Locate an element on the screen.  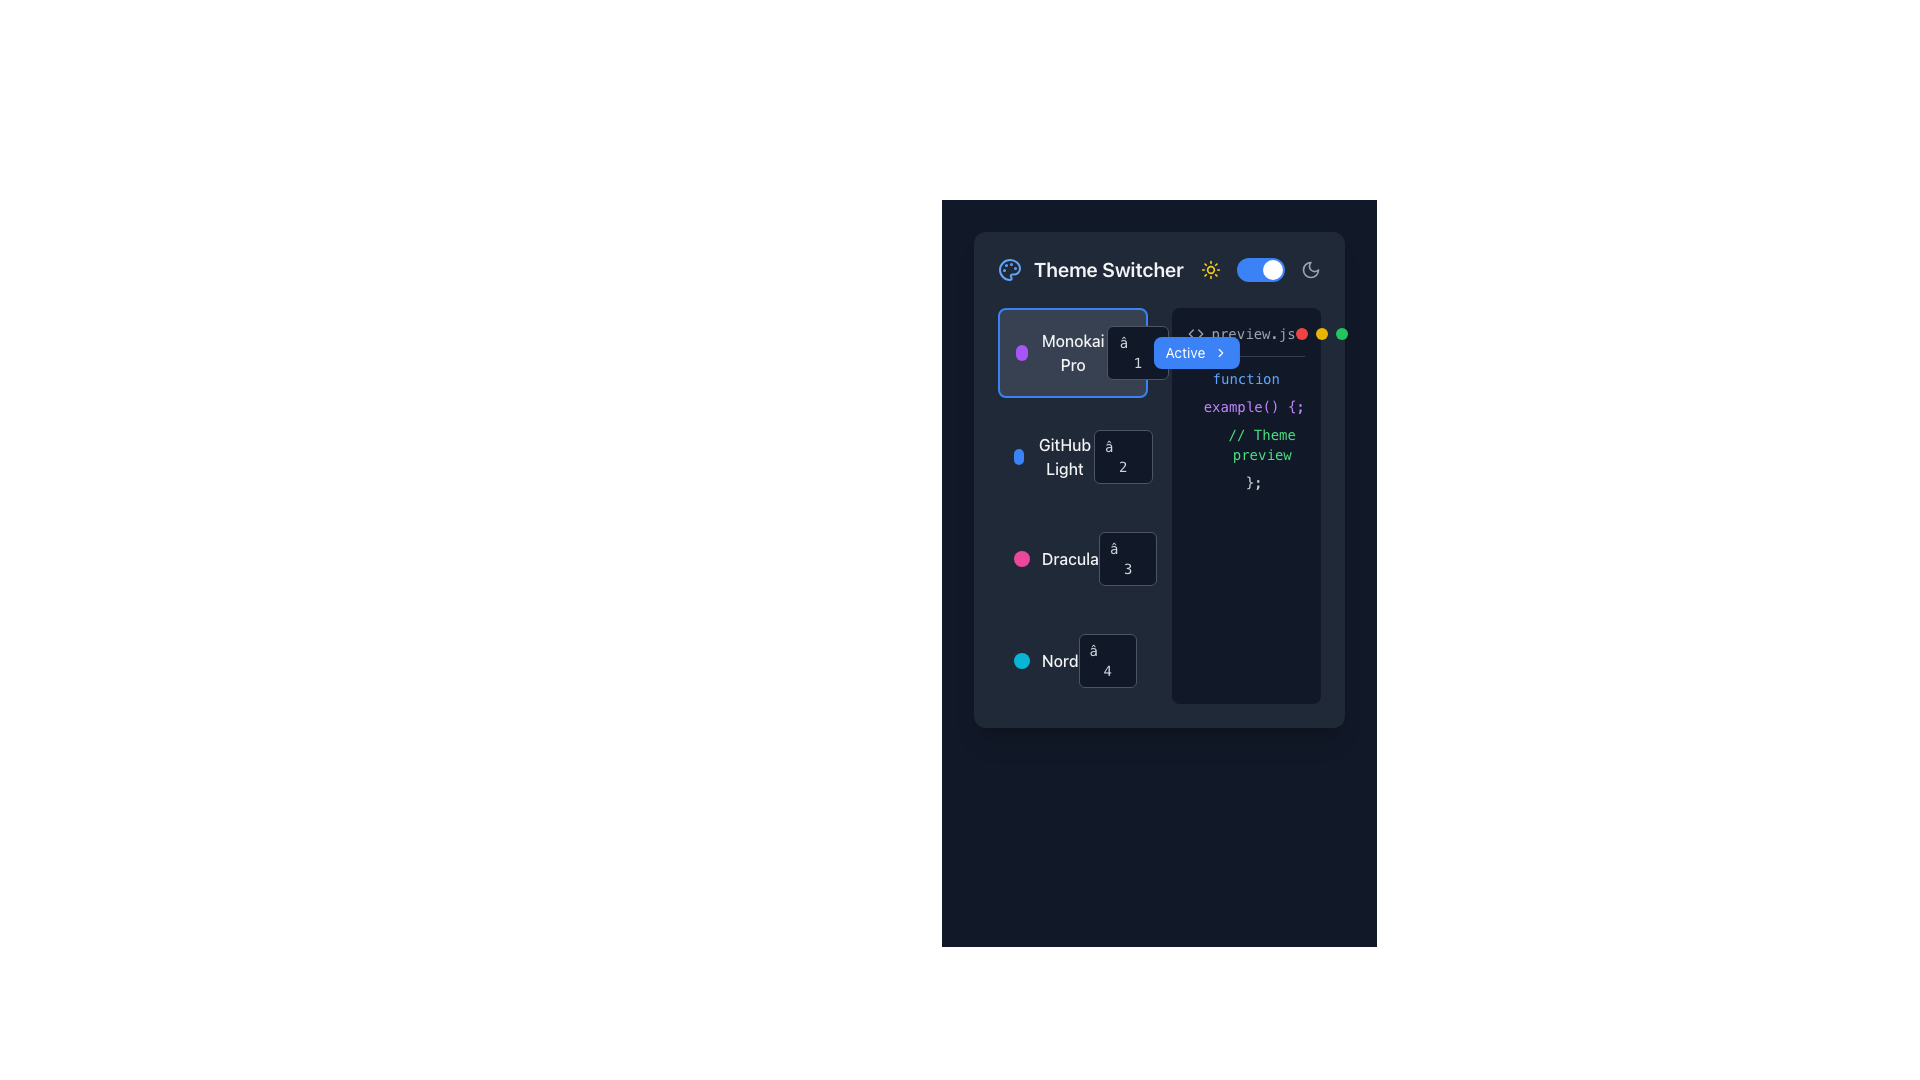
the selectable option labeled 'Dracula ⌘ 3' which features a pink circular icon and is positioned third is located at coordinates (1071, 559).